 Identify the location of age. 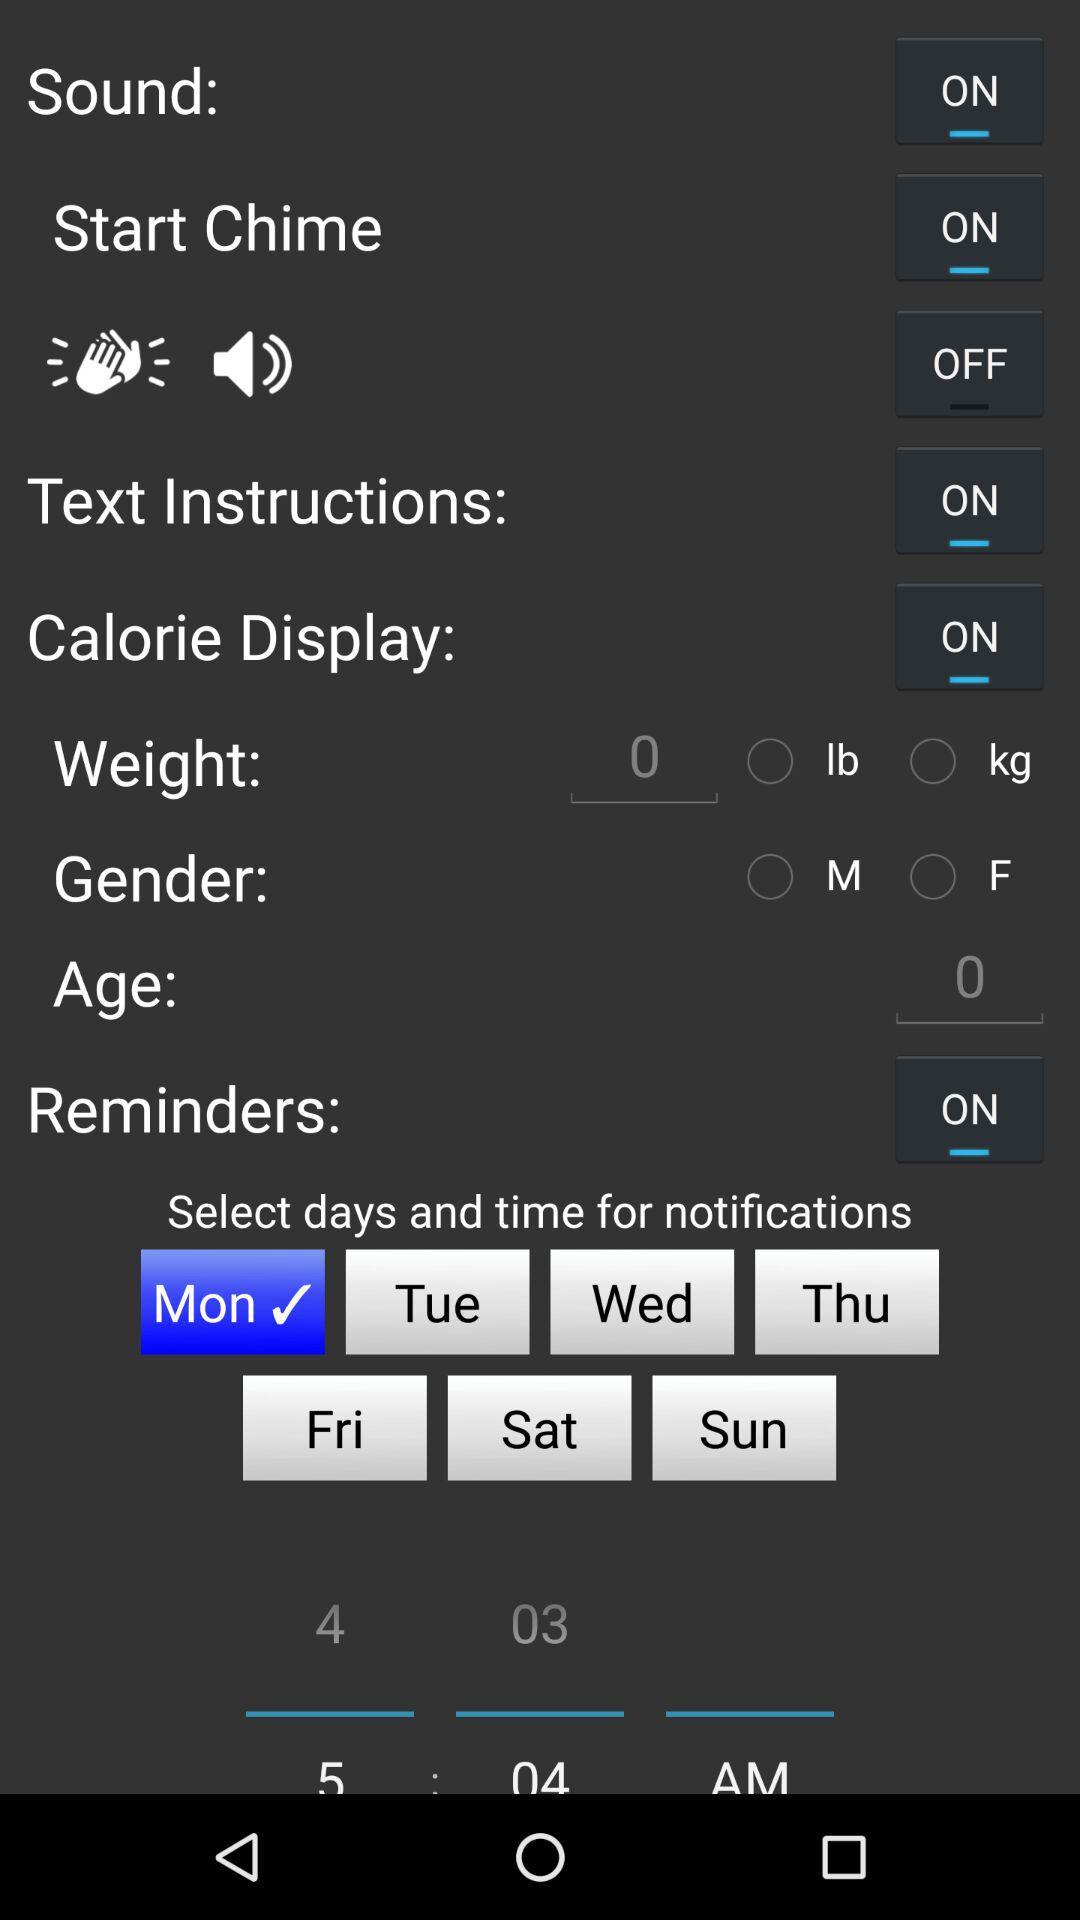
(968, 981).